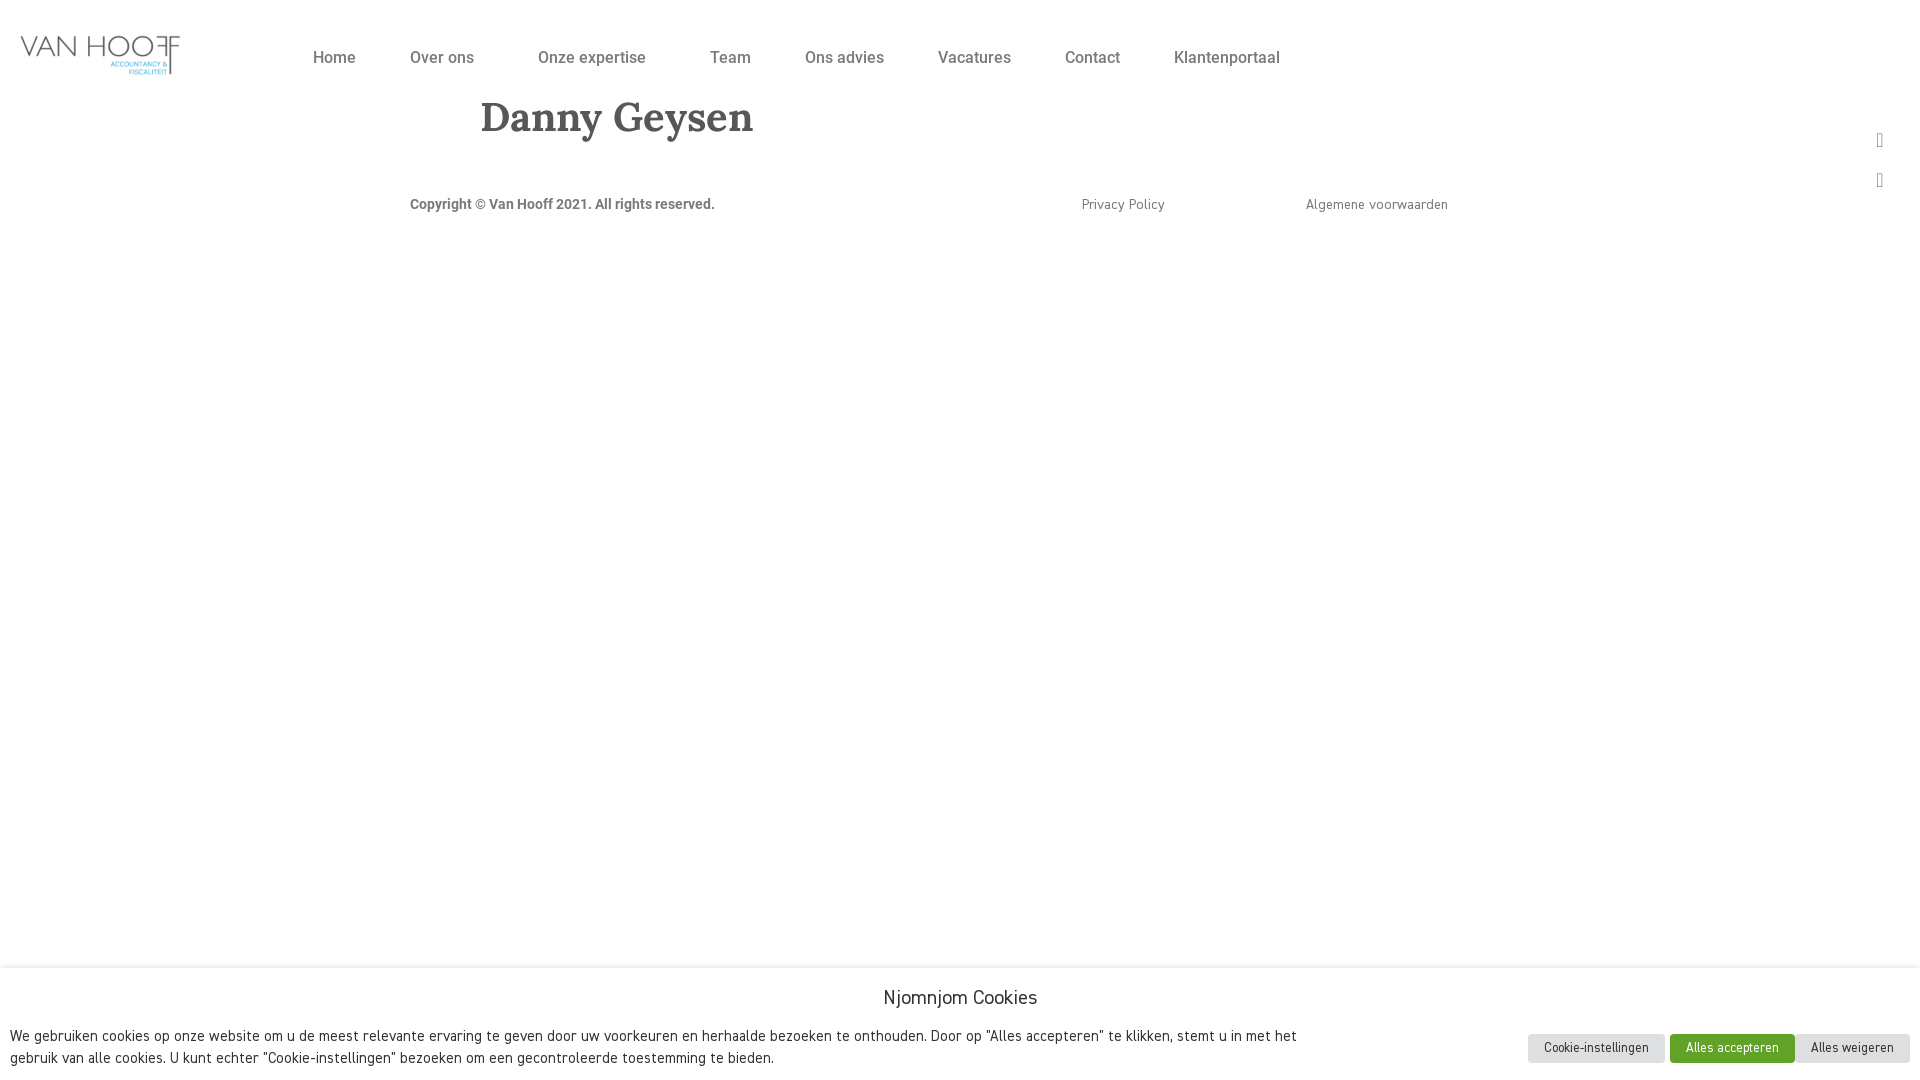  I want to click on 'Over ons', so click(383, 56).